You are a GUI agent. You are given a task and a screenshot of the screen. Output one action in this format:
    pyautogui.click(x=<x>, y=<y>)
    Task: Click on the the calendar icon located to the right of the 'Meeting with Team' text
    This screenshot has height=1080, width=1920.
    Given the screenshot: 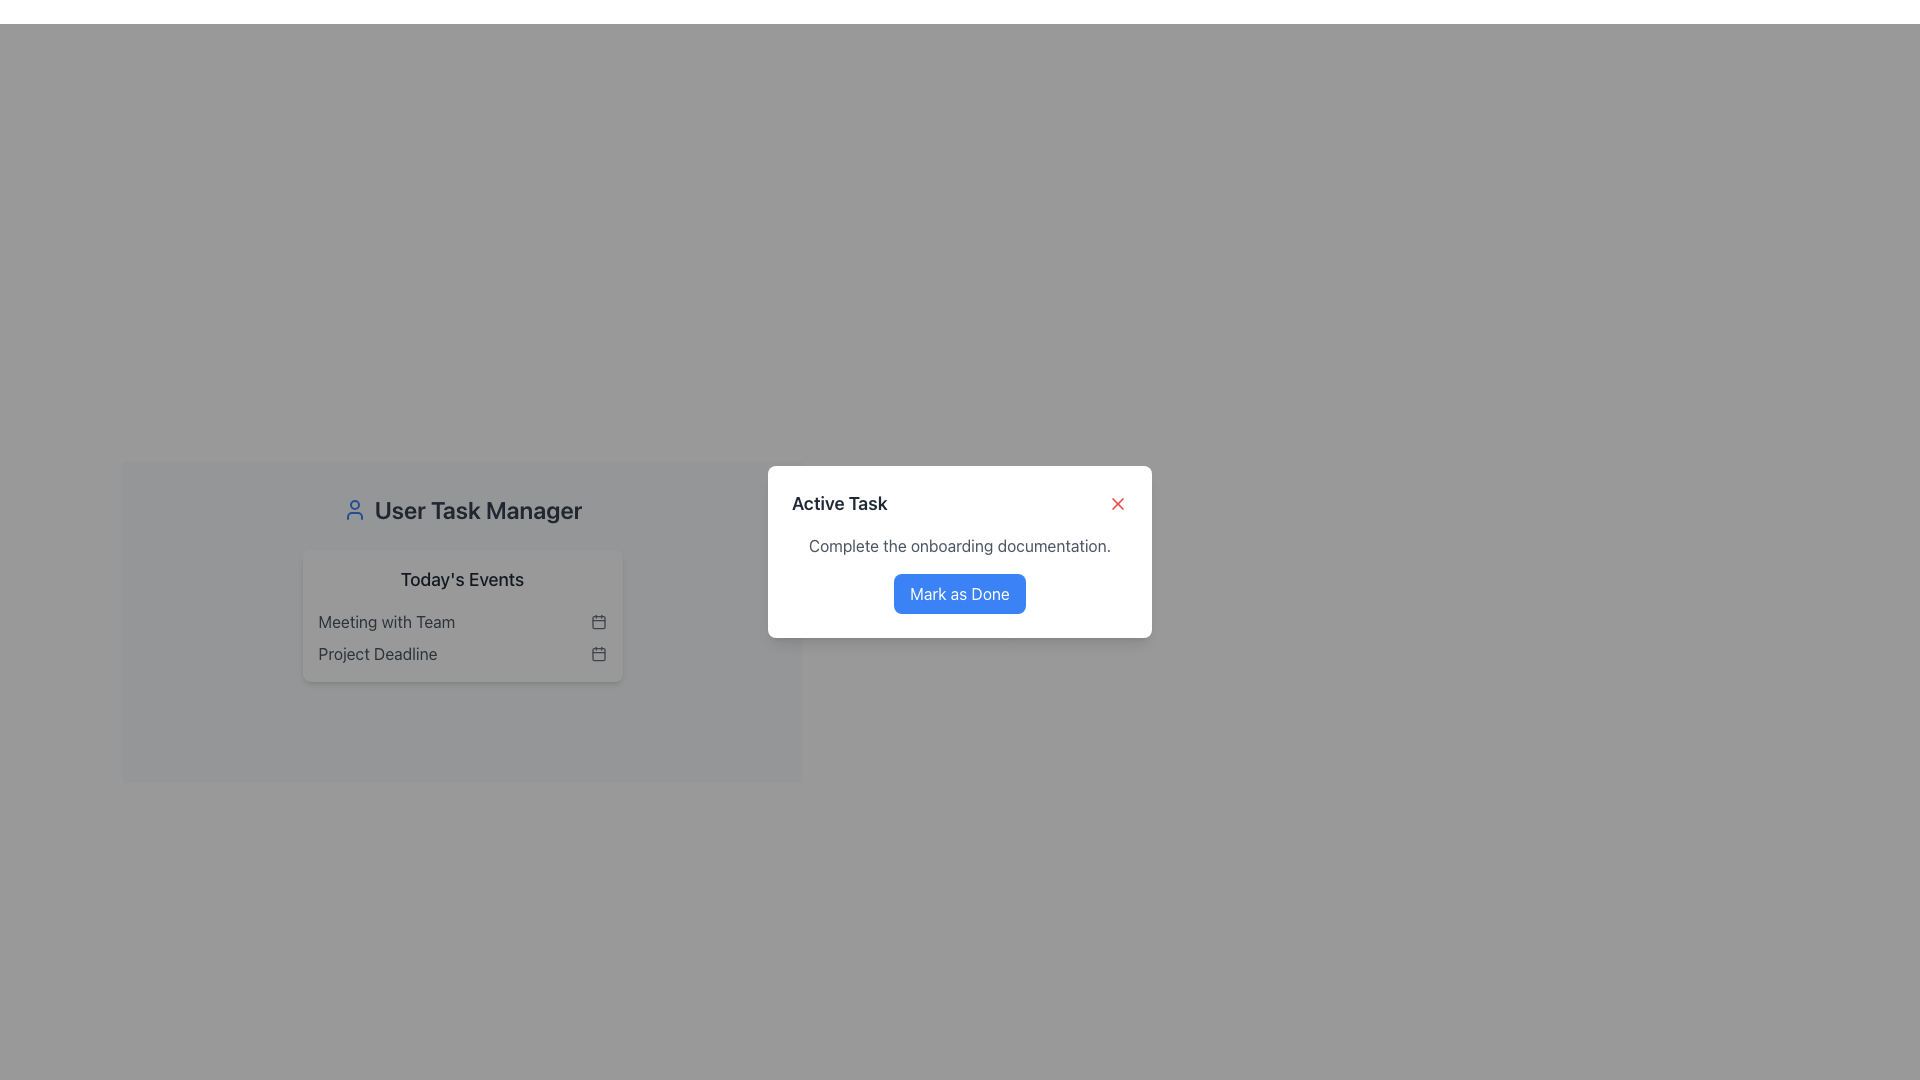 What is the action you would take?
    pyautogui.click(x=597, y=620)
    